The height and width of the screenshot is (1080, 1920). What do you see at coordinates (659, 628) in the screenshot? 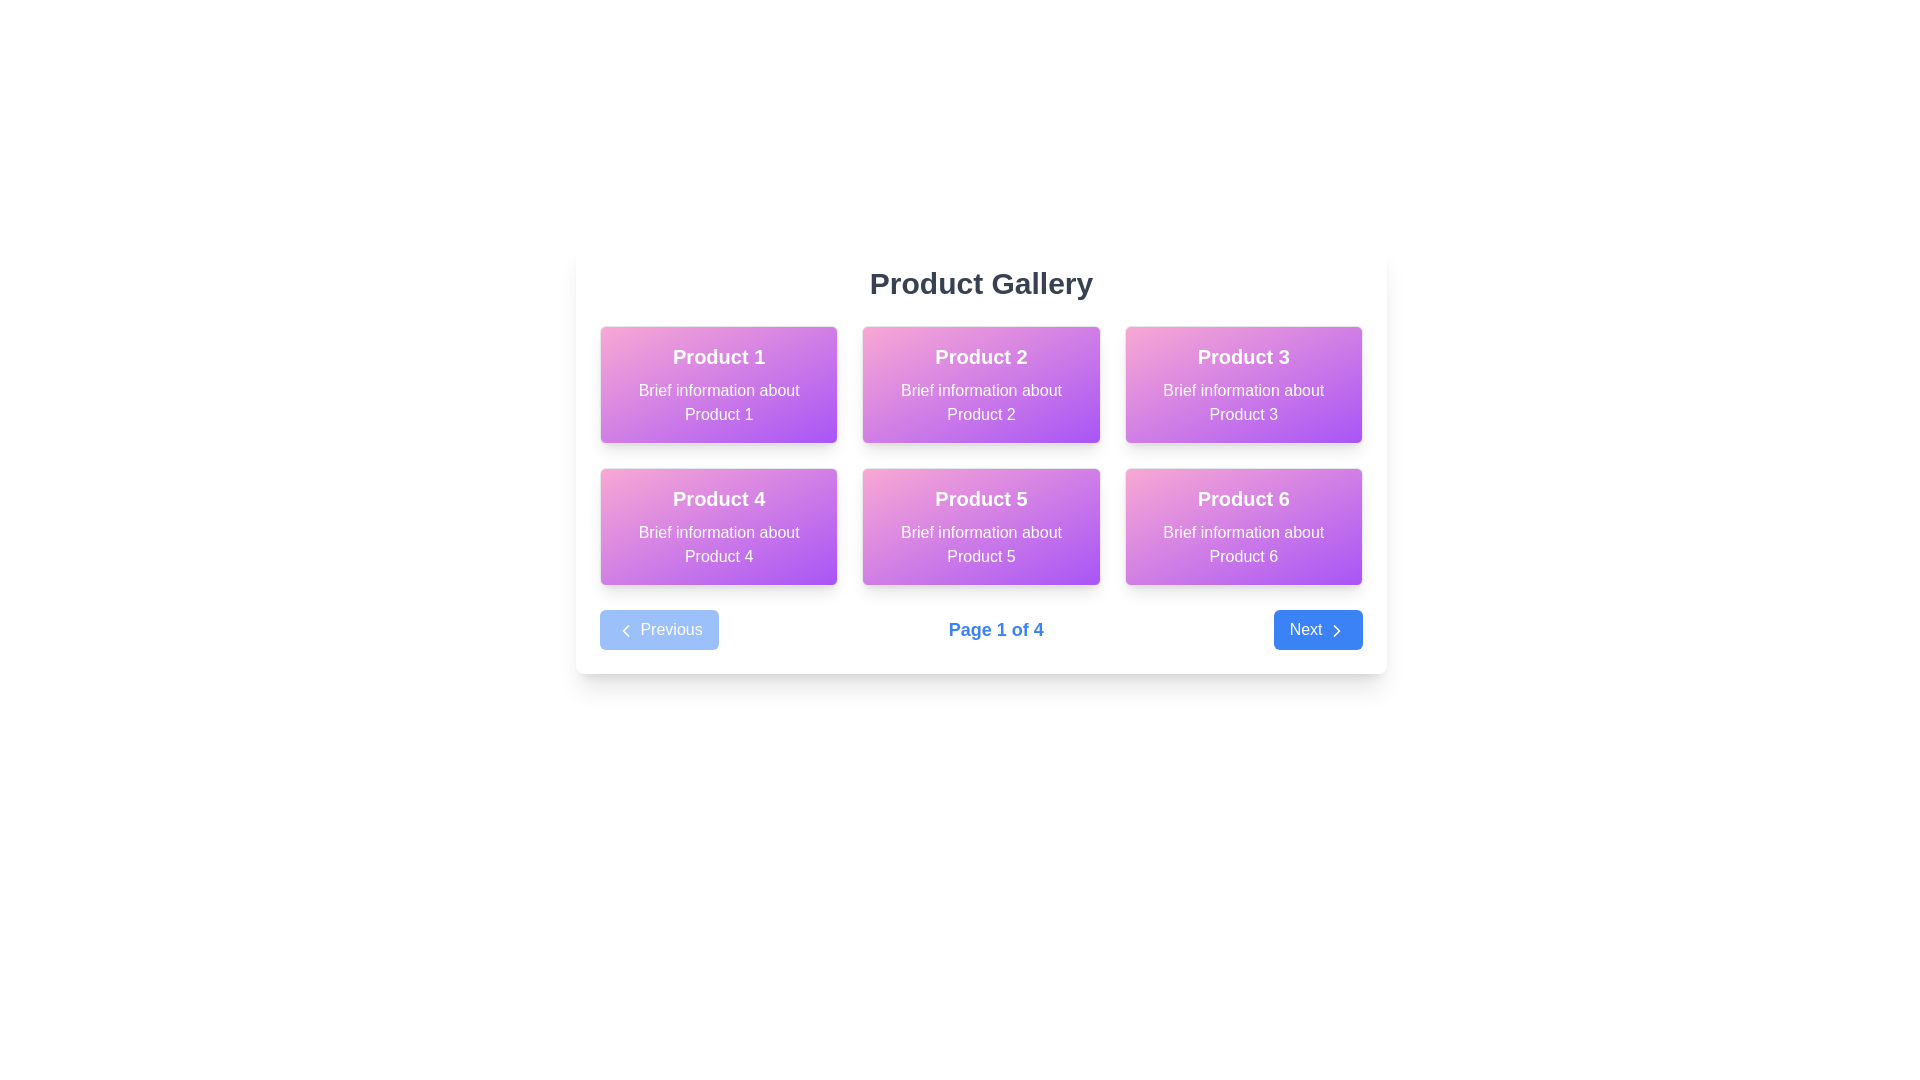
I see `the navigation button that allows moving to the previous page in the pagination section, located to the left of the 'Page 1 of 4' label` at bounding box center [659, 628].